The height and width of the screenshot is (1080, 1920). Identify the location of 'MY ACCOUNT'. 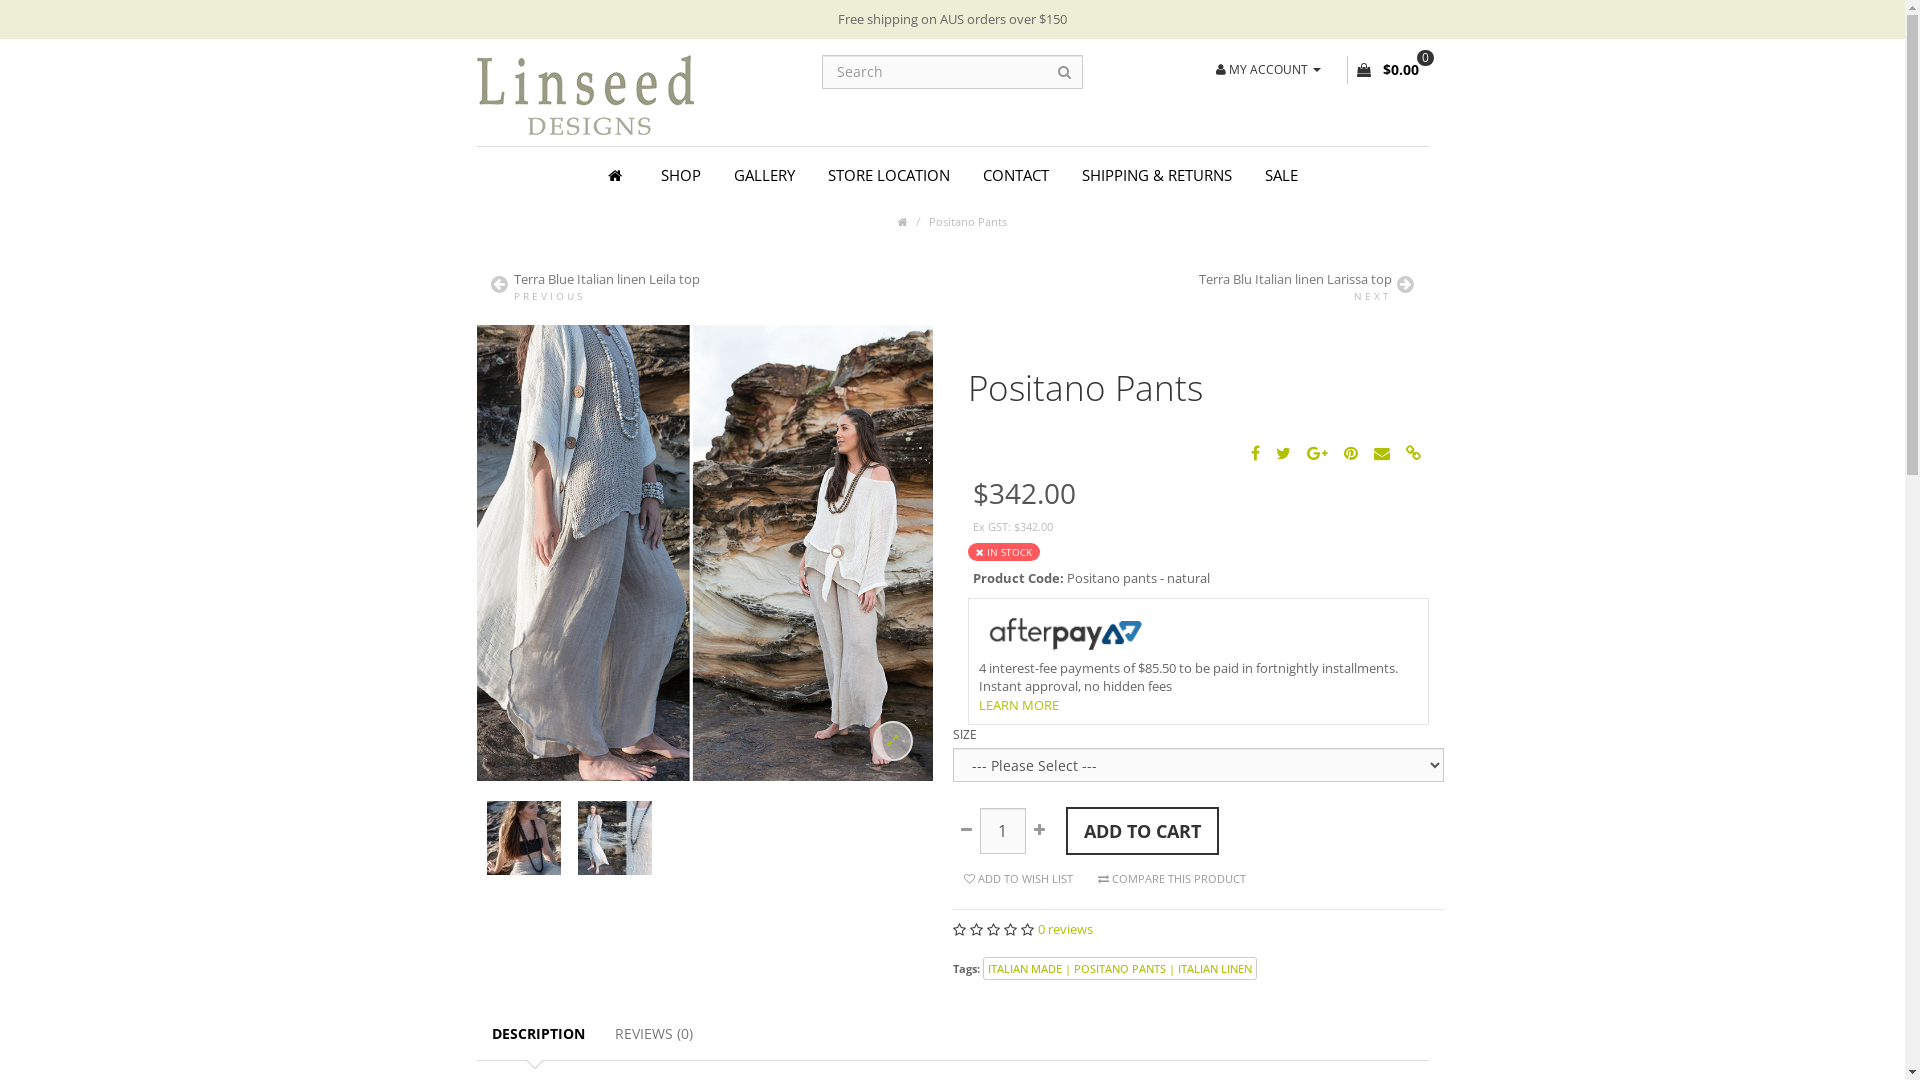
(1267, 68).